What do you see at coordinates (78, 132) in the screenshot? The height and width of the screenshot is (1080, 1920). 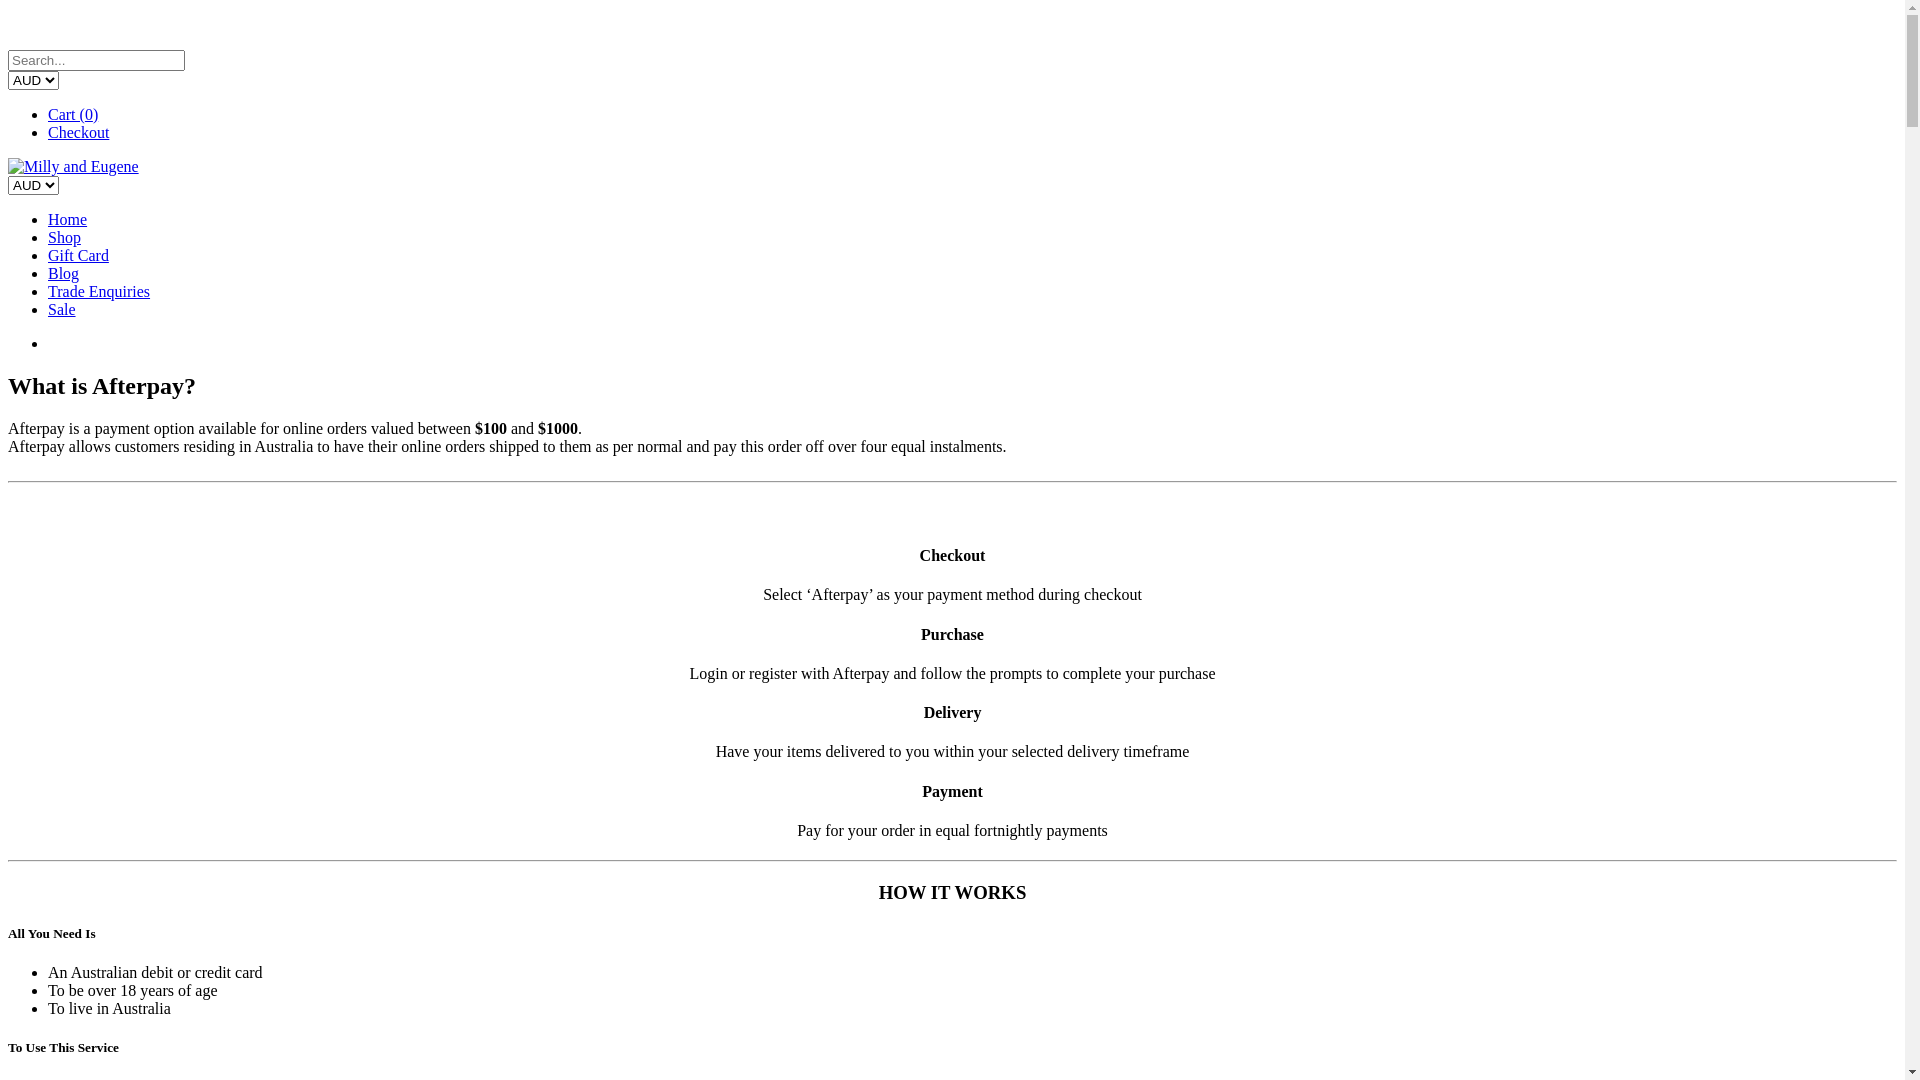 I see `'Checkout'` at bounding box center [78, 132].